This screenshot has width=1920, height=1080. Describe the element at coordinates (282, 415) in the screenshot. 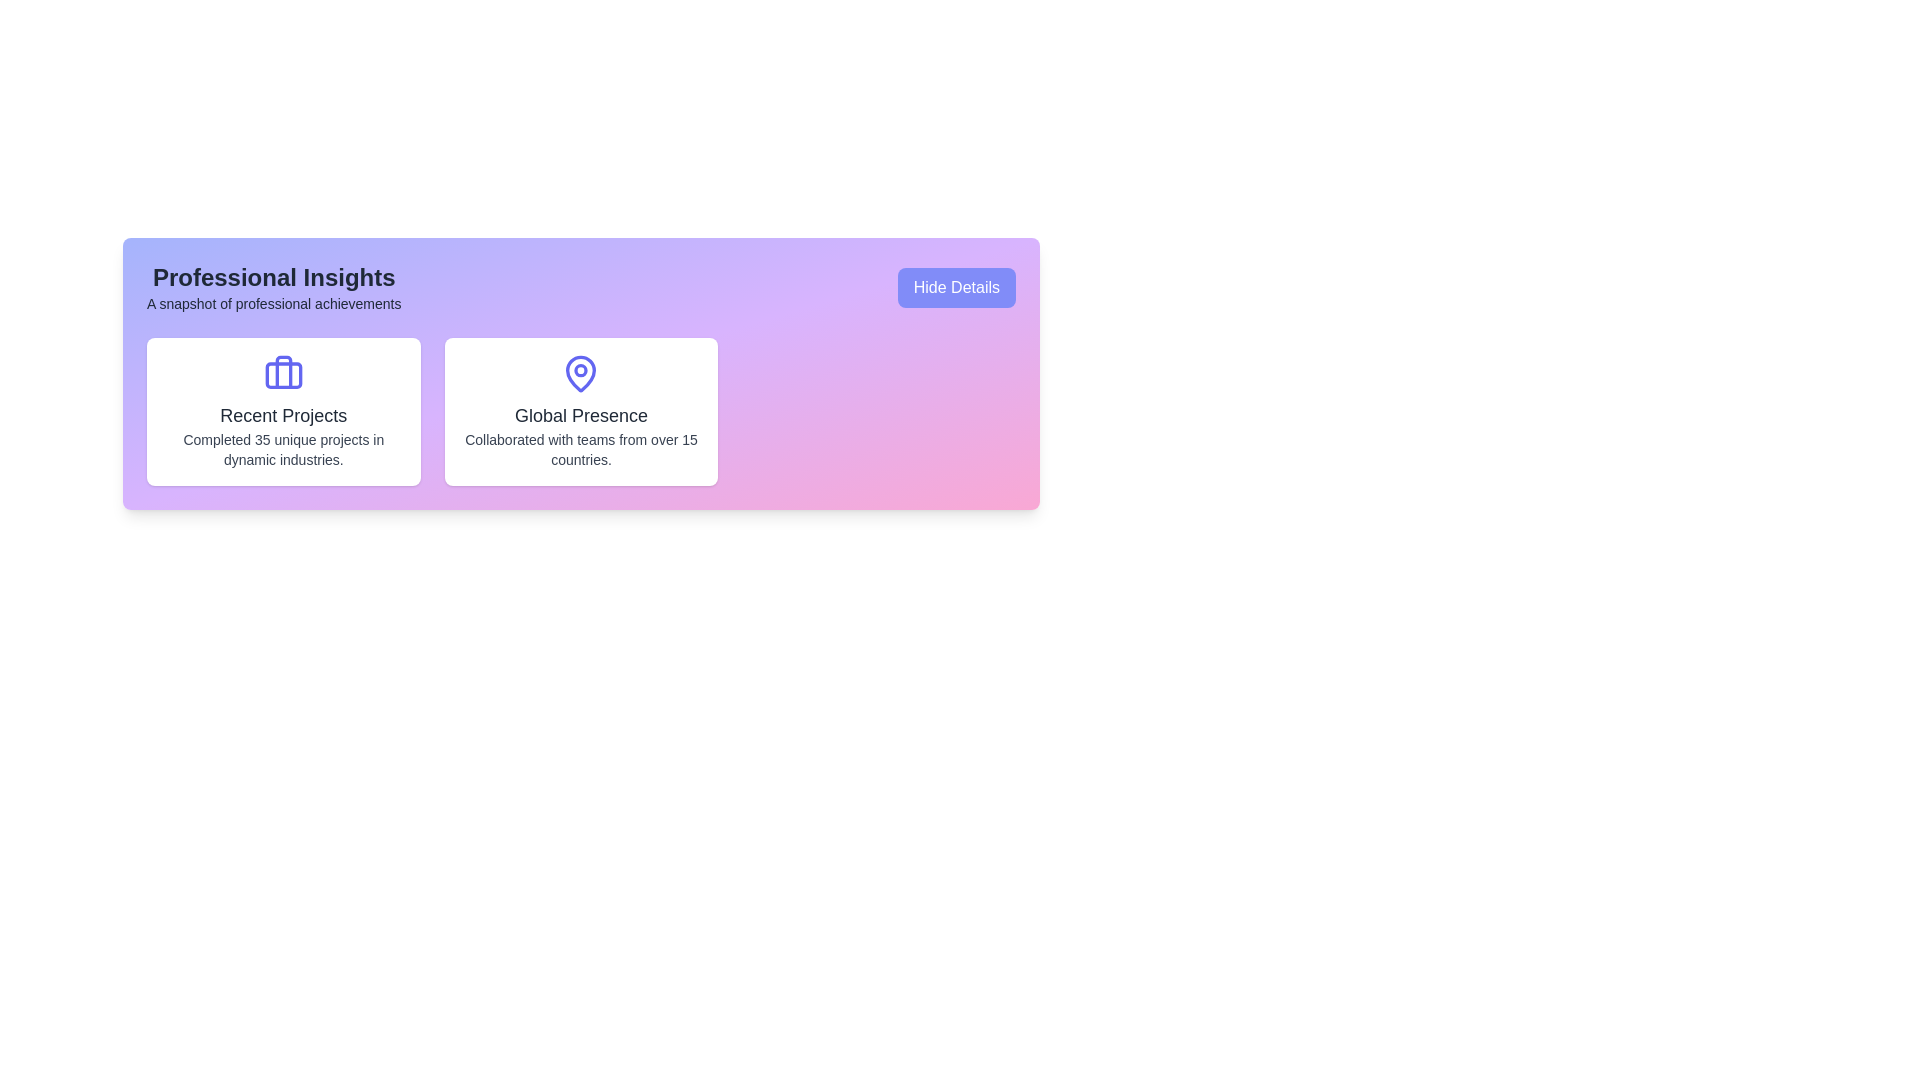

I see `text element that serves as a headline for recent projects, centrally positioned above the description text and below a briefcase icon` at that location.